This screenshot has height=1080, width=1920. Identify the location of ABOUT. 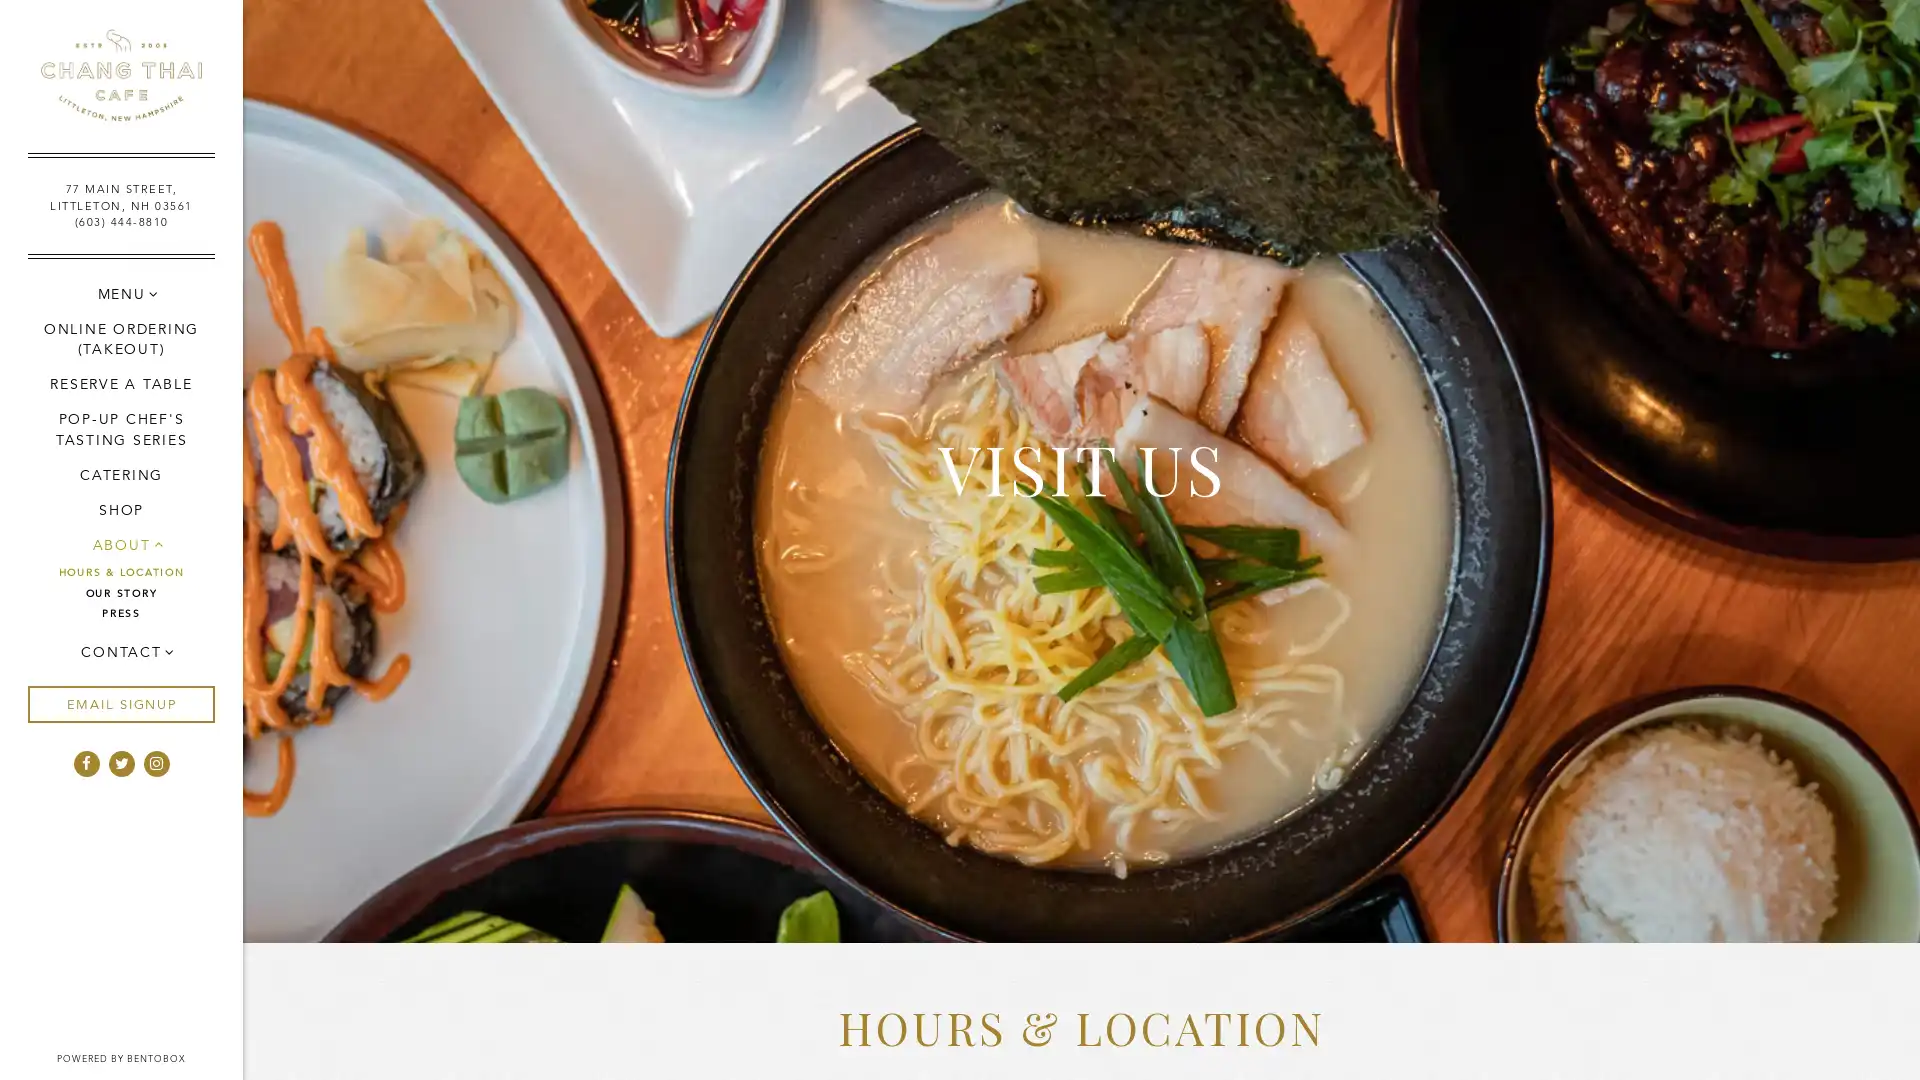
(119, 544).